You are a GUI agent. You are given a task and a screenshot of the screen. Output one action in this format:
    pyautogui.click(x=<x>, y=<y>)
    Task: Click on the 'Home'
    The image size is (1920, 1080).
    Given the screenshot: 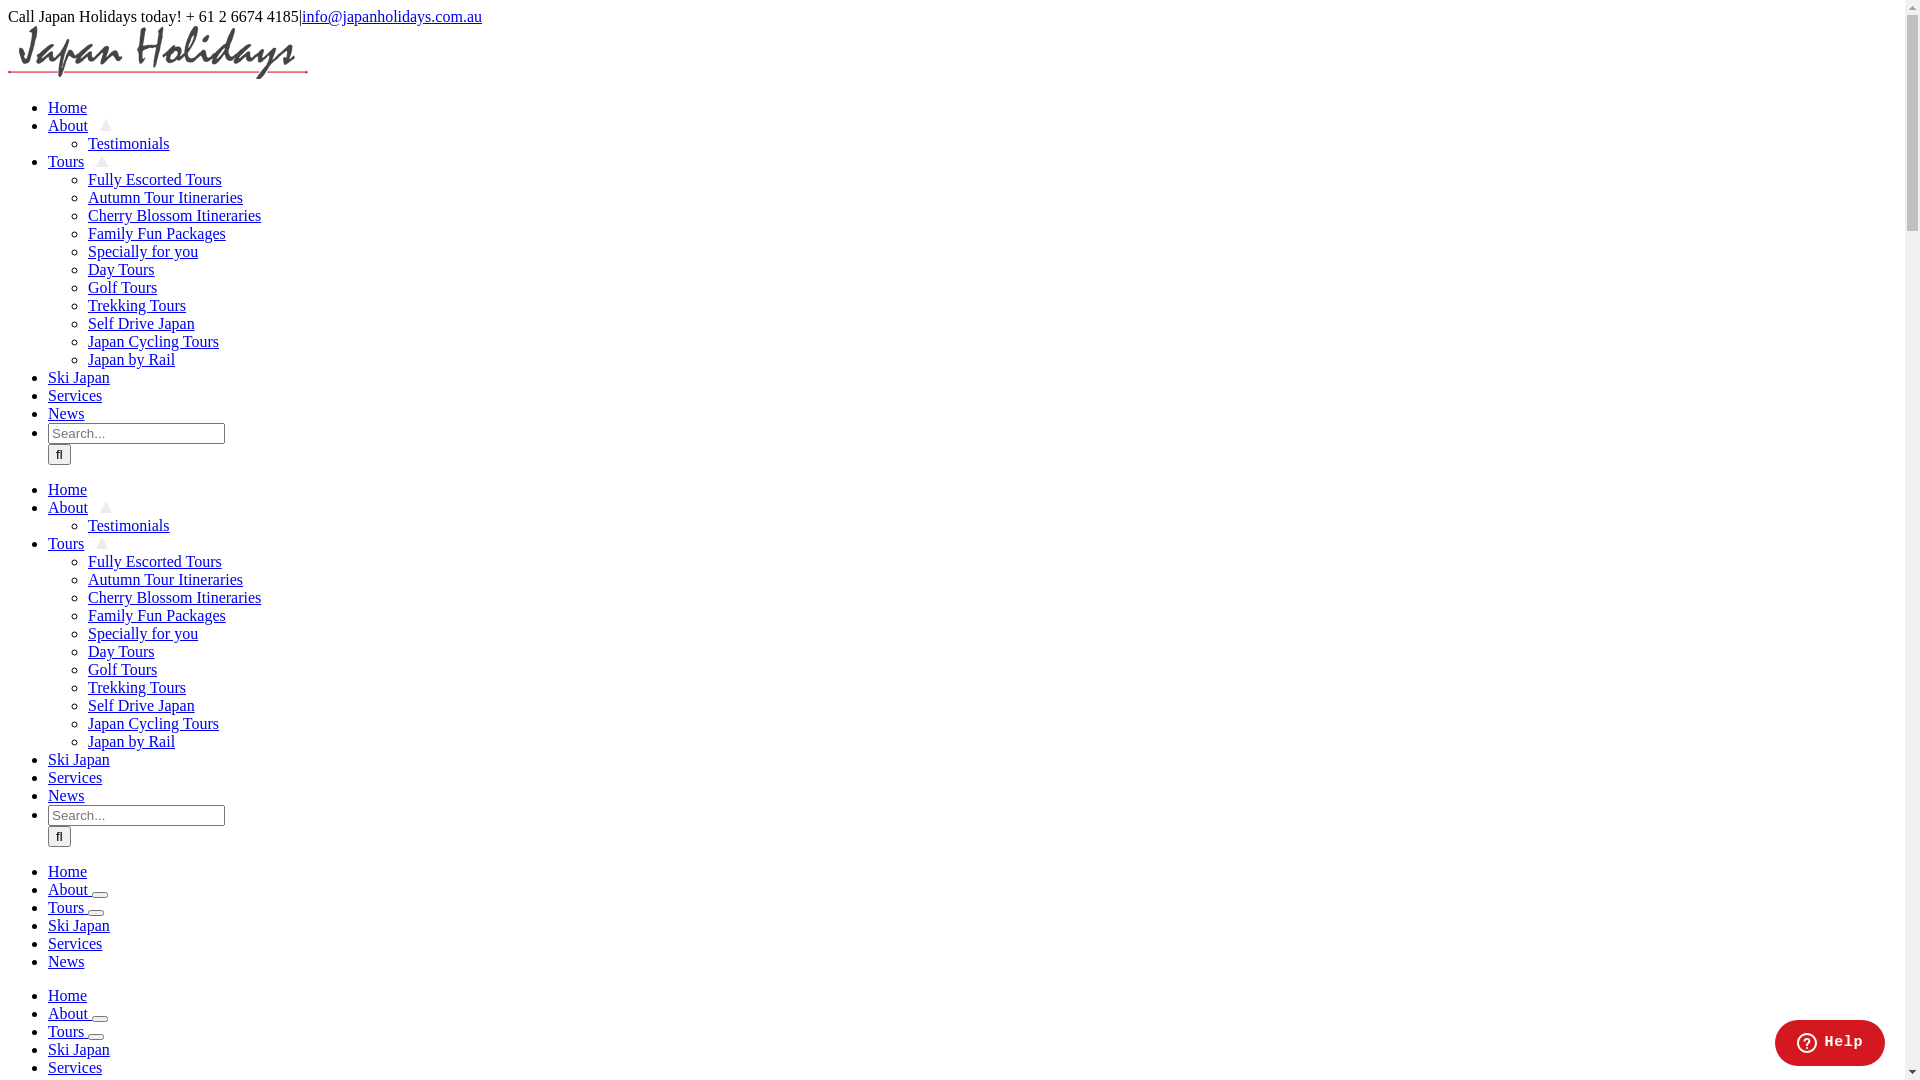 What is the action you would take?
    pyautogui.click(x=73, y=489)
    